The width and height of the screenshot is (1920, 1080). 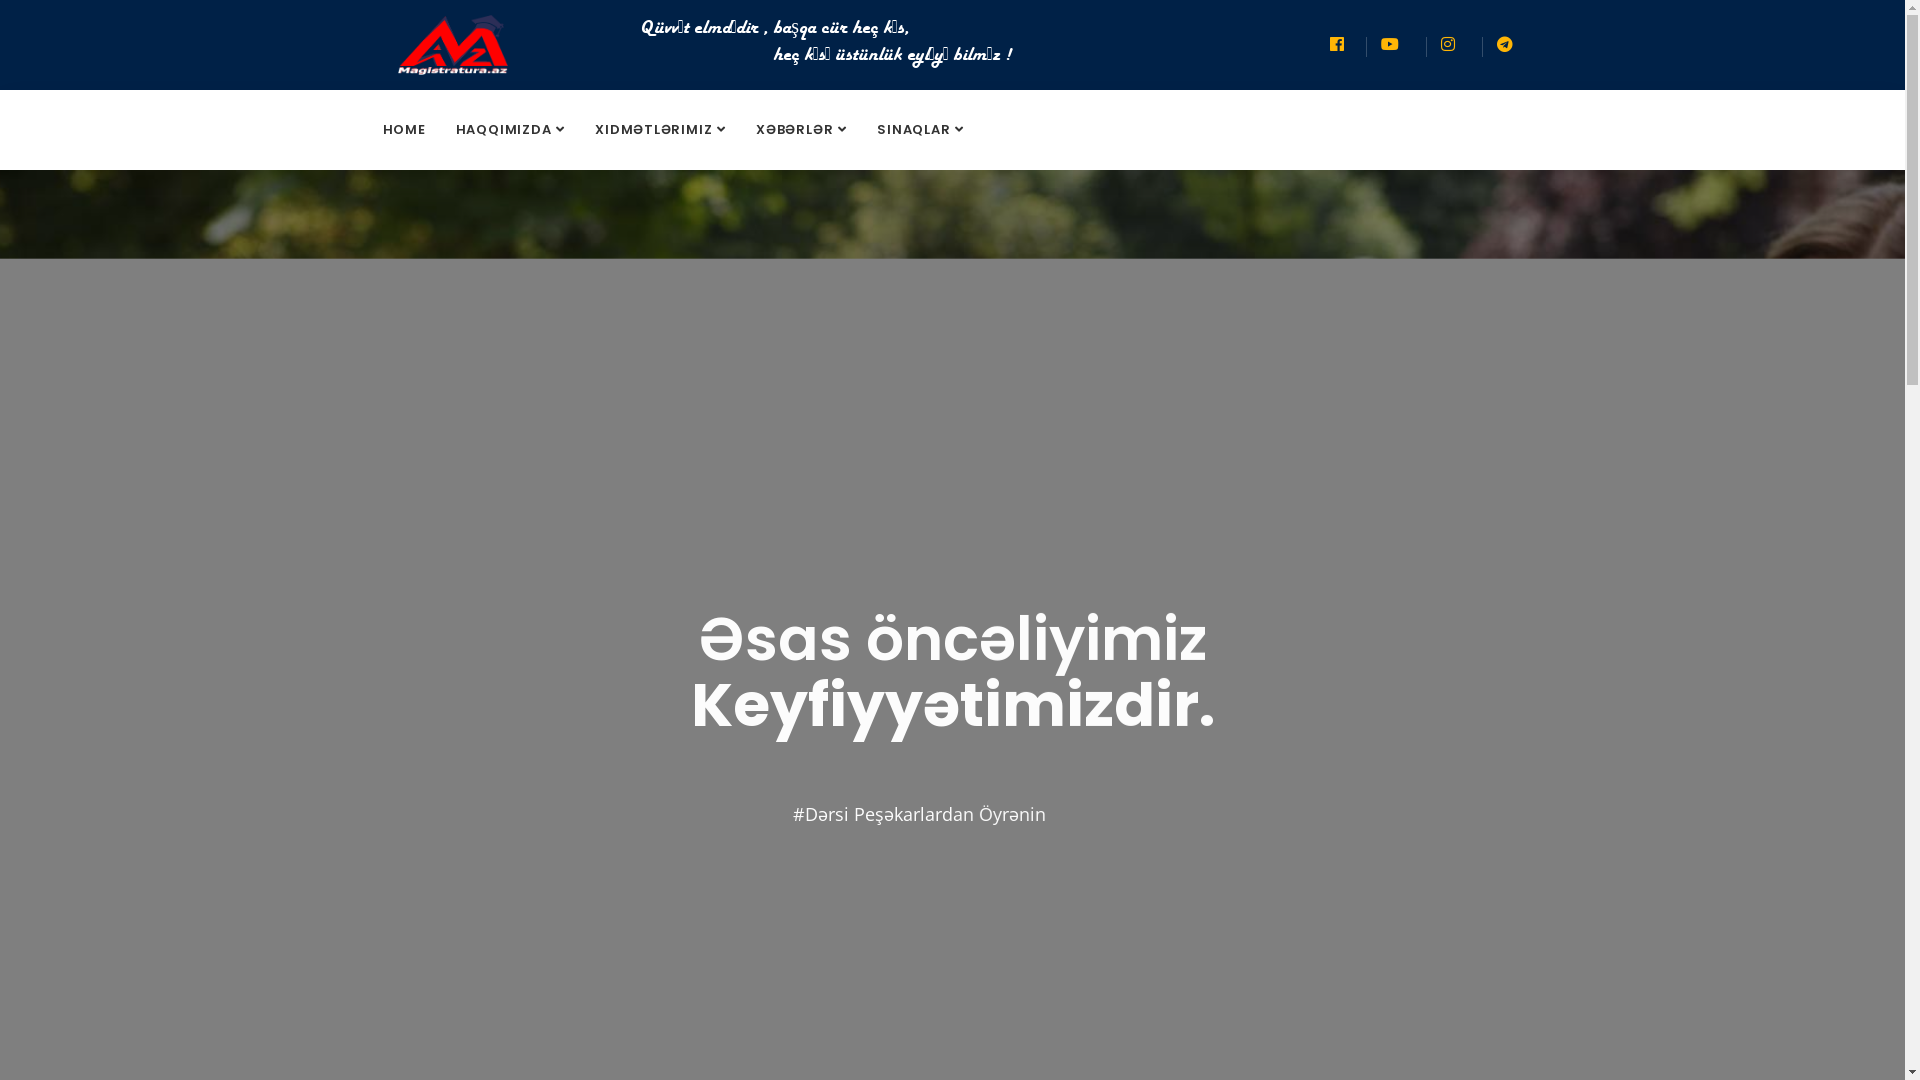 What do you see at coordinates (510, 130) in the screenshot?
I see `'HAQQIMIZDA'` at bounding box center [510, 130].